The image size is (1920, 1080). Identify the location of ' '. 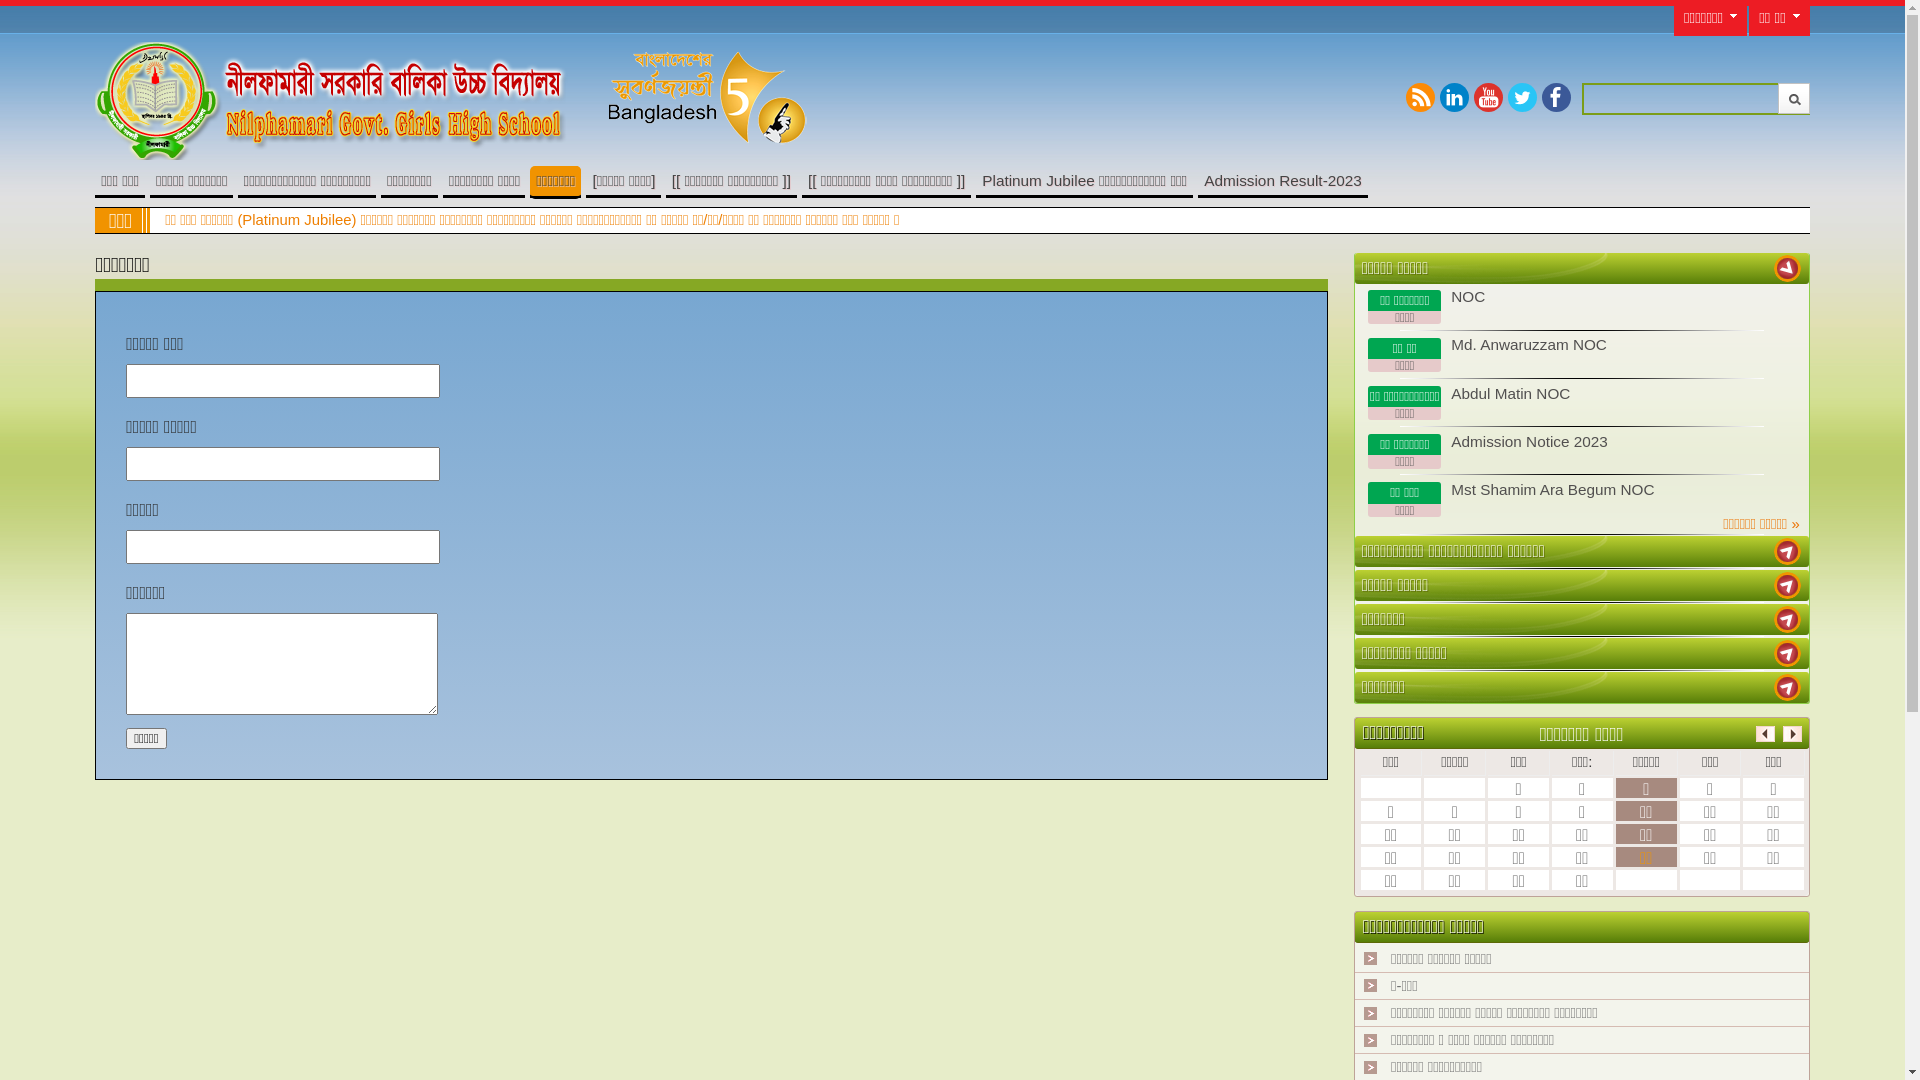
(1787, 551).